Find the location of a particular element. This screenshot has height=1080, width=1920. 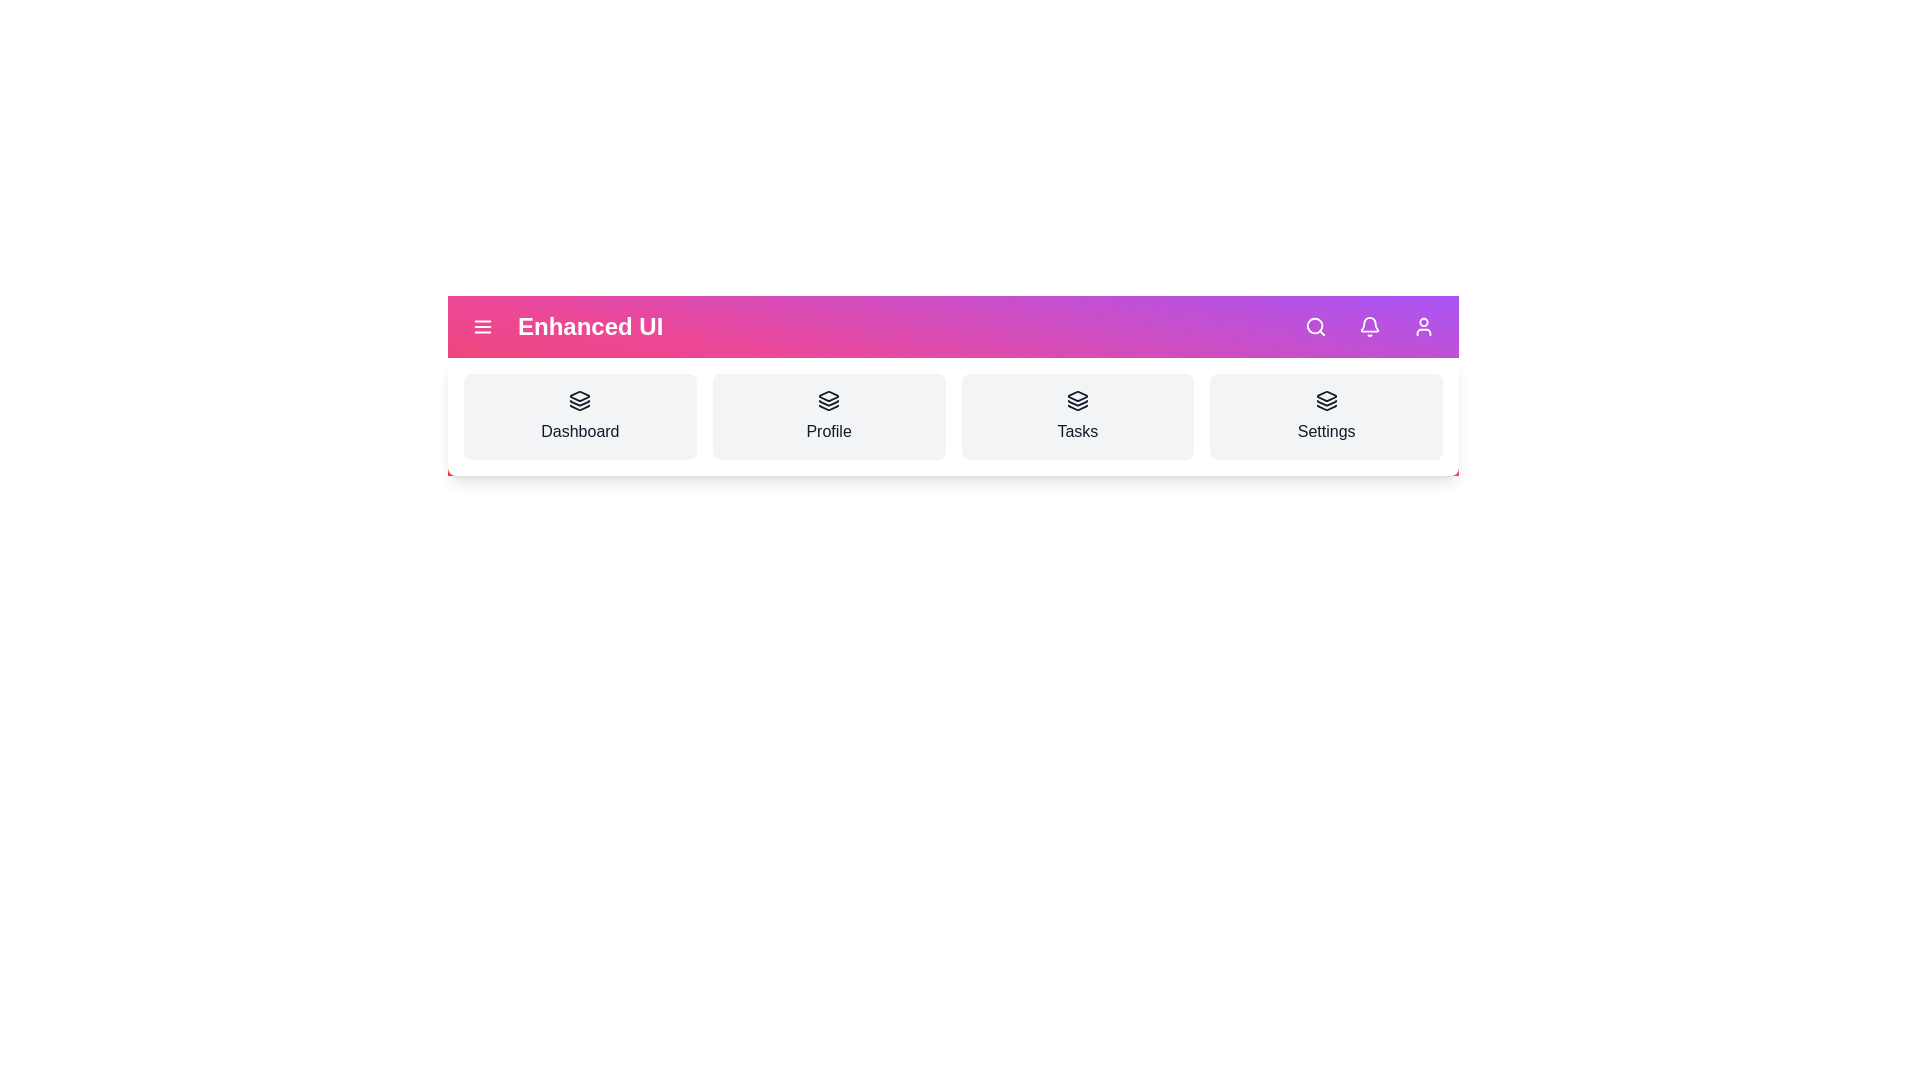

the interactive element tasks_link is located at coordinates (1075, 415).